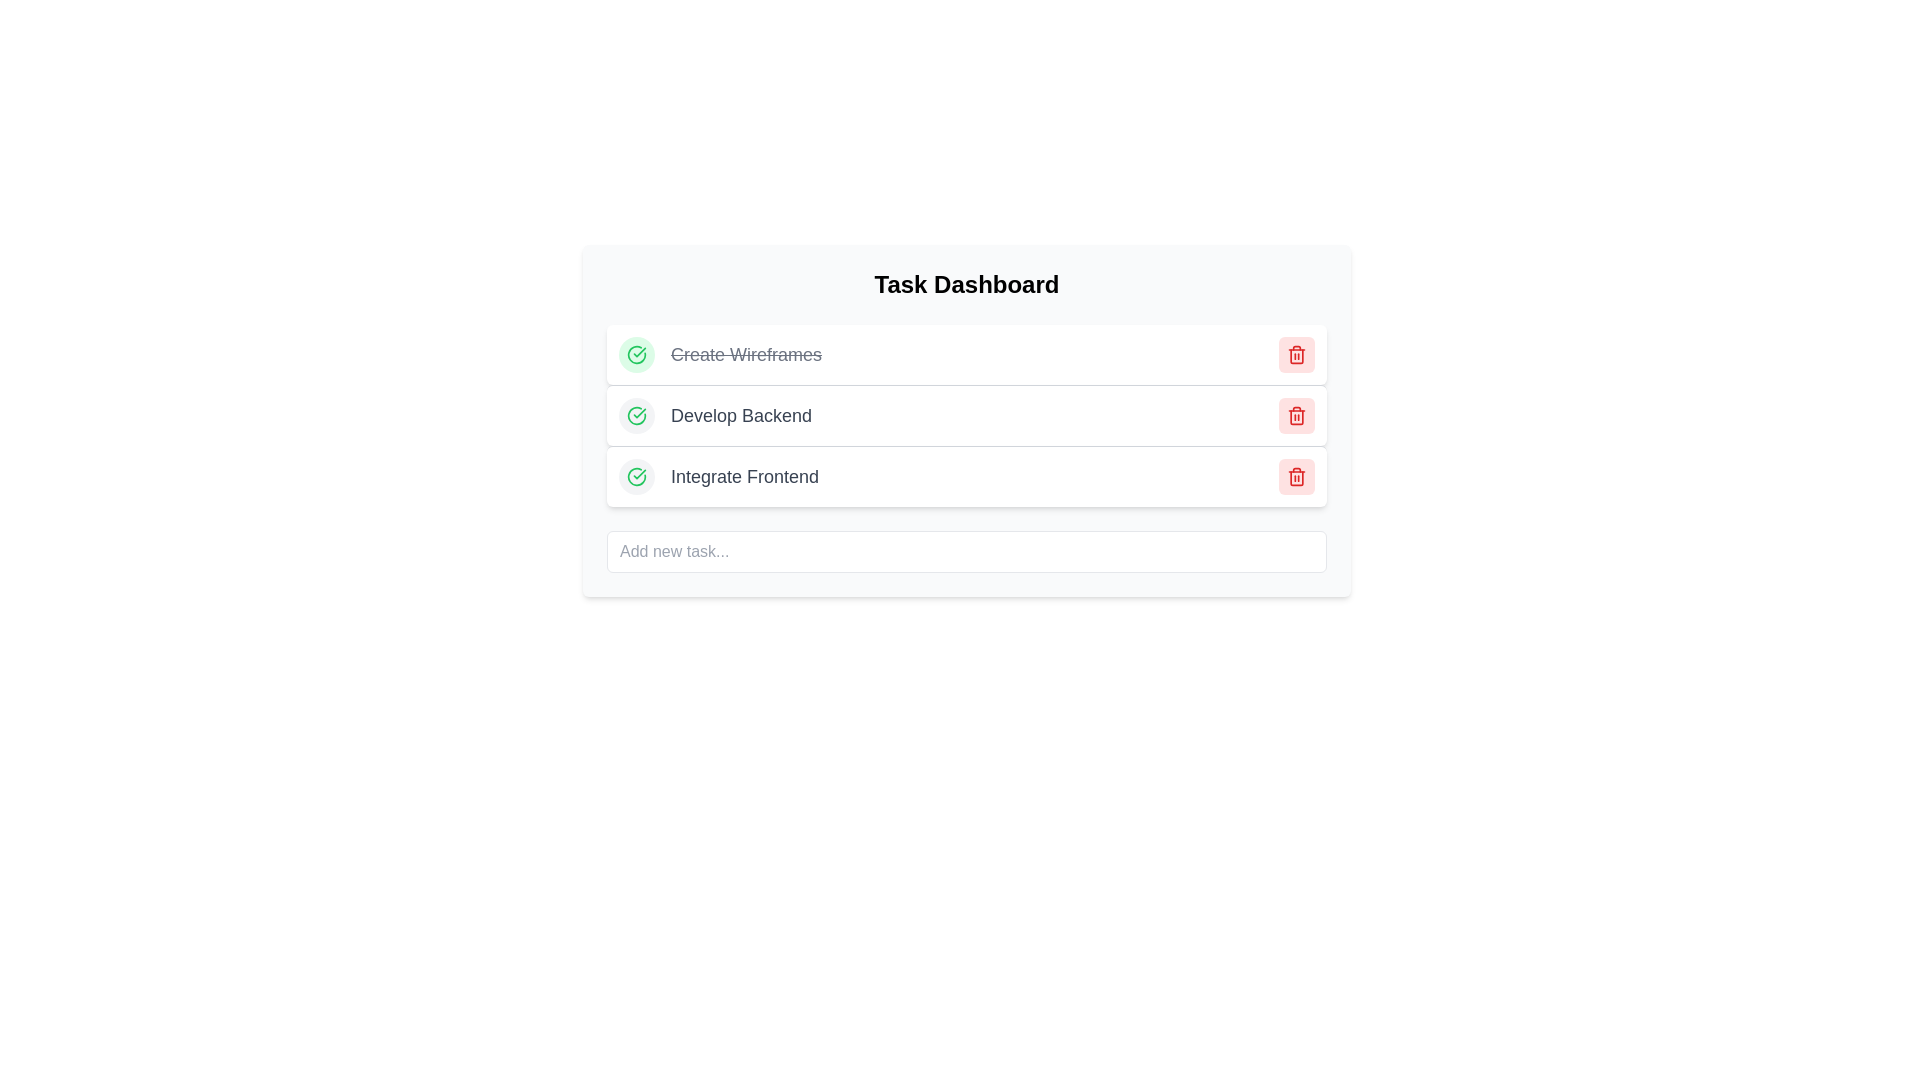  I want to click on the text label that reads 'Develop Backend', which is styled with a medium-sized font in gray and located in the middle task row of a task dashboard interface, so click(740, 415).